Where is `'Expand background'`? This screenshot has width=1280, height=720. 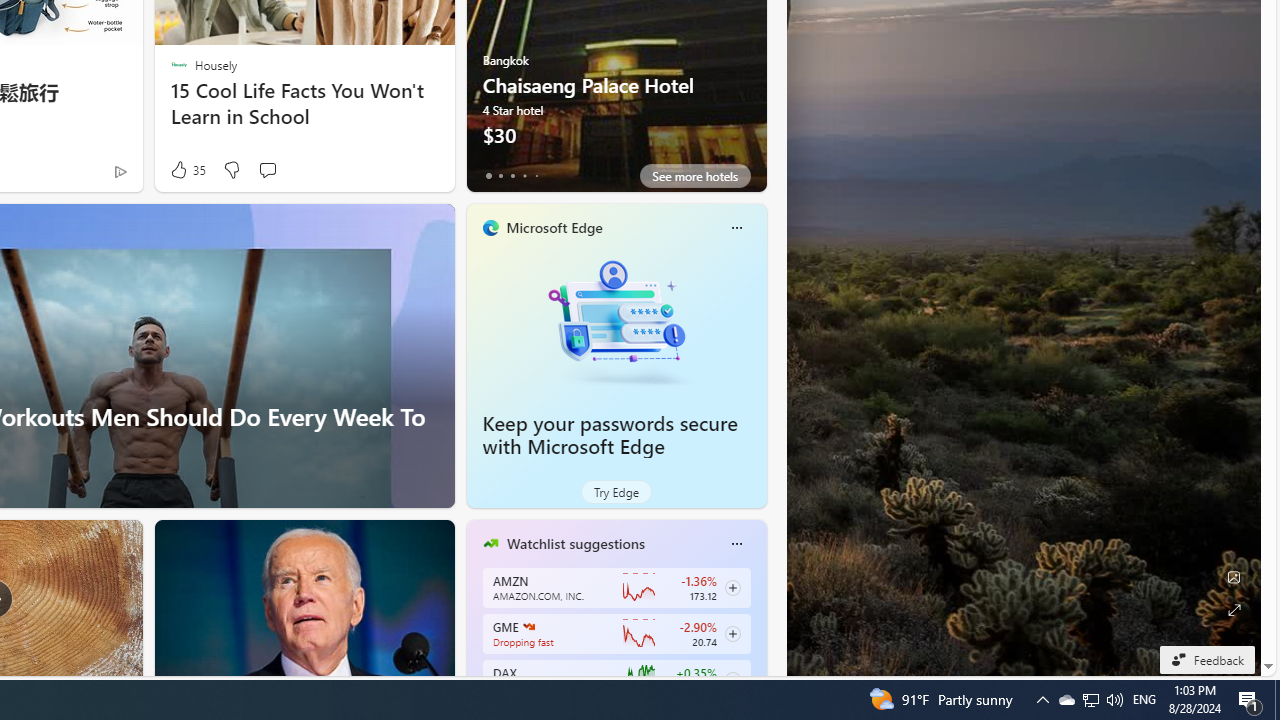
'Expand background' is located at coordinates (1232, 609).